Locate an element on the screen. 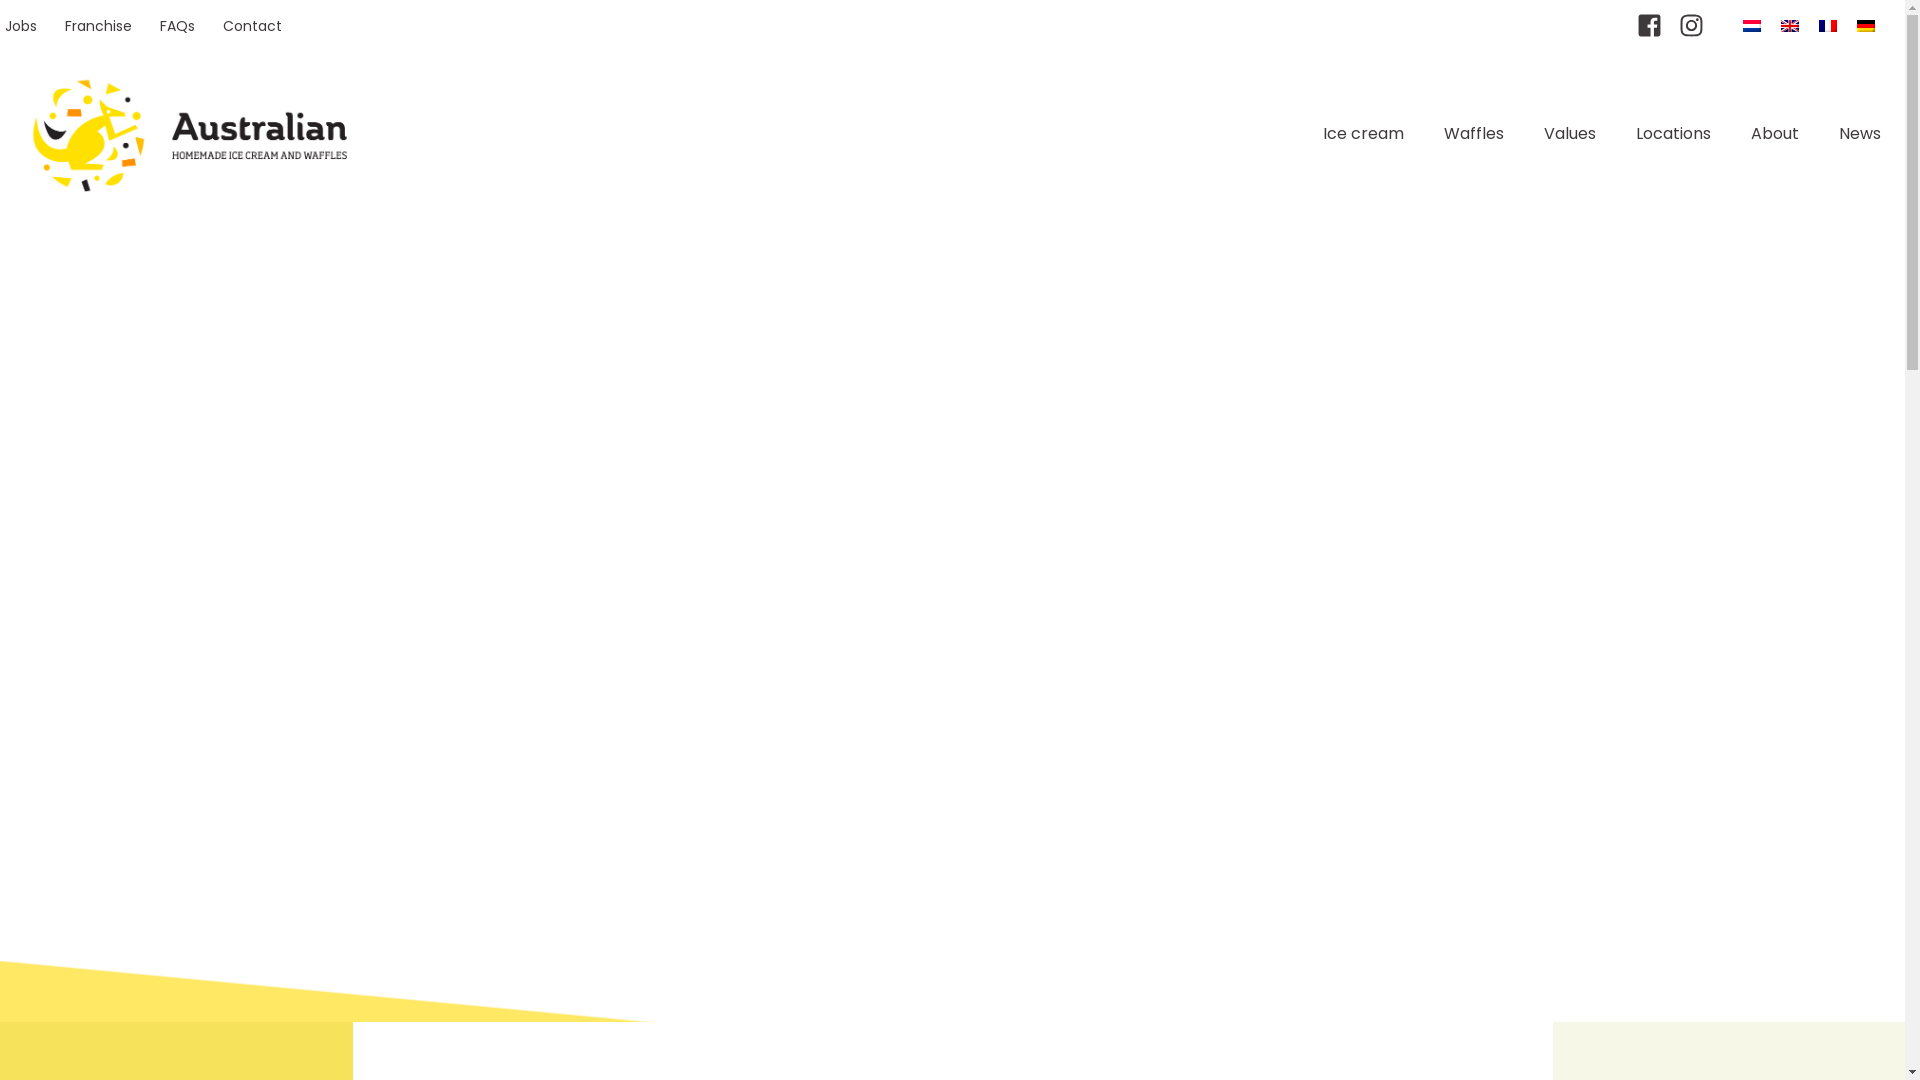  'Franchise' is located at coordinates (97, 26).